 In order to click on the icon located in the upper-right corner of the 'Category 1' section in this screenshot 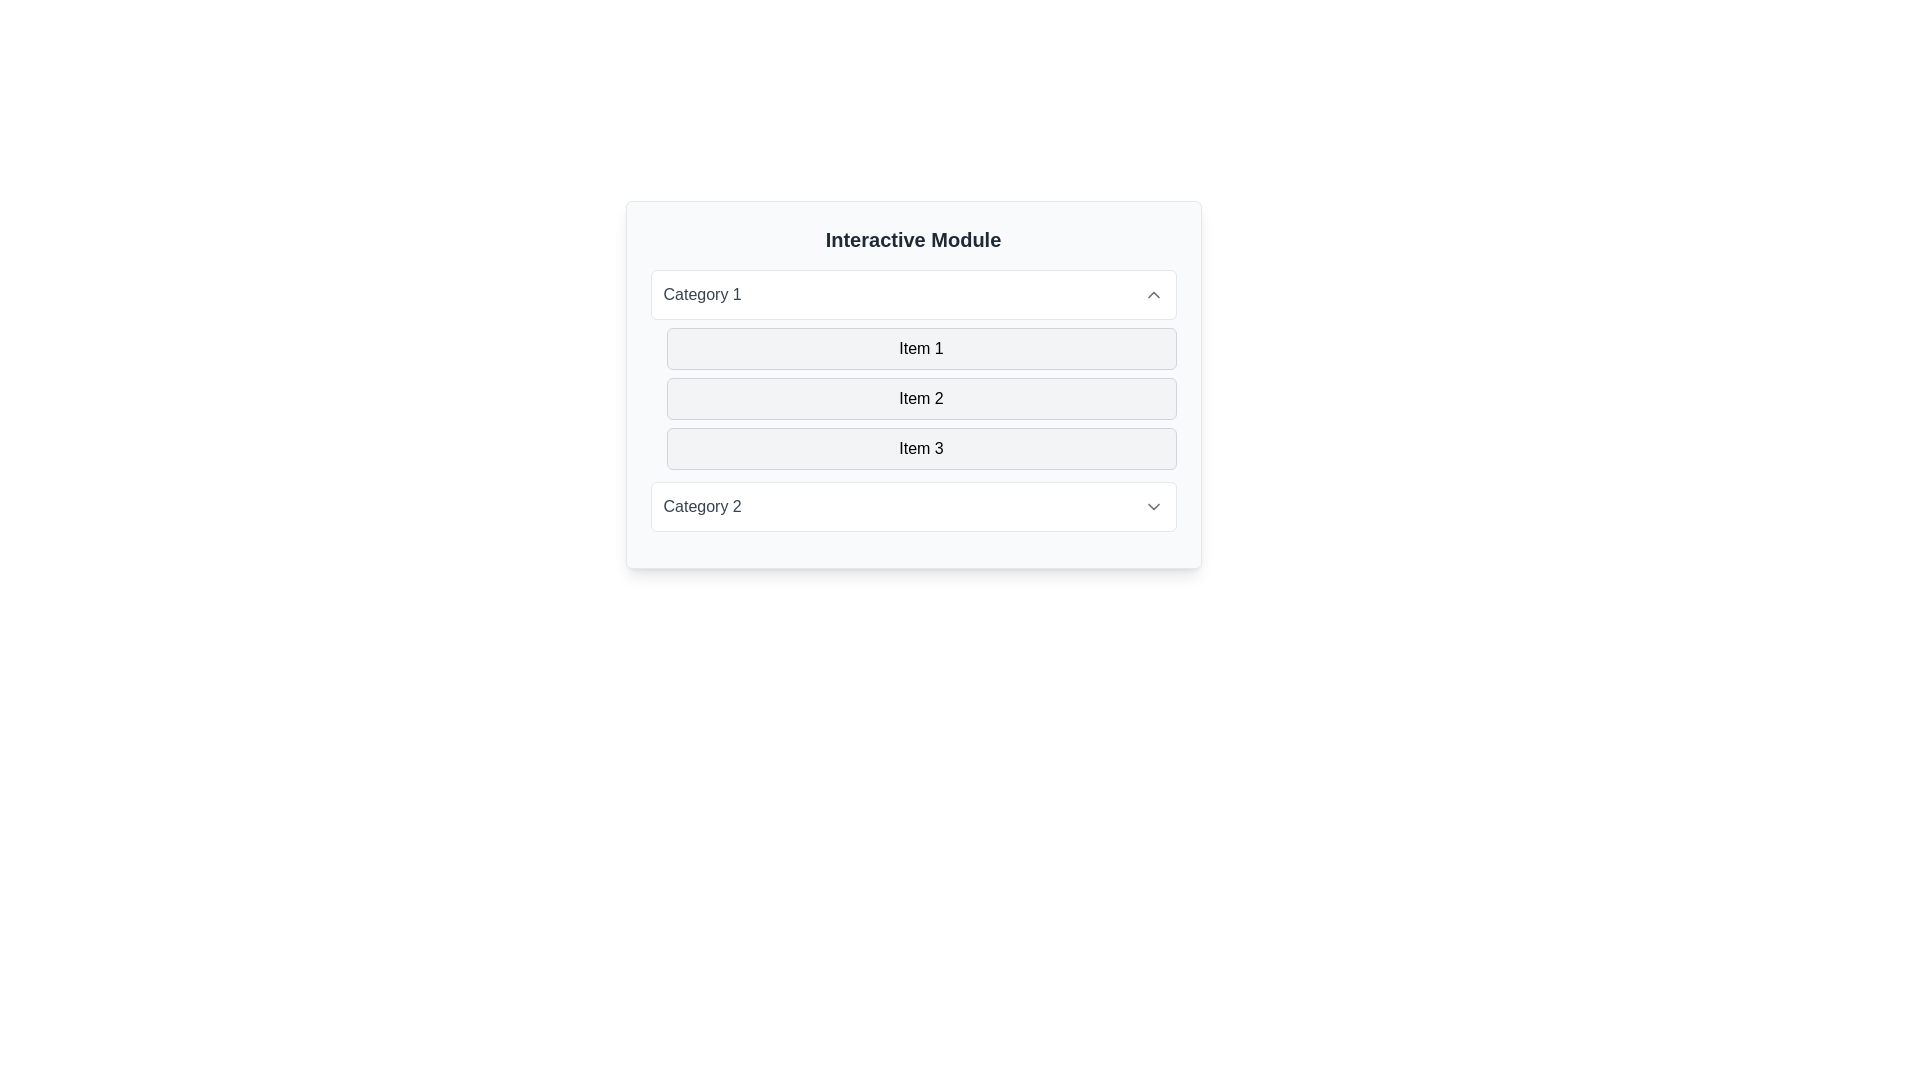, I will do `click(1153, 294)`.